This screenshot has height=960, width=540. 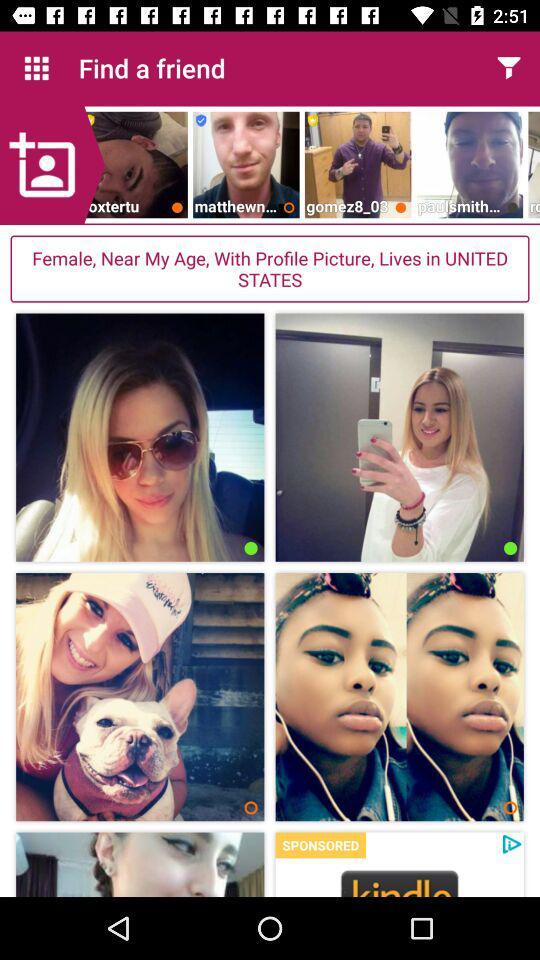 What do you see at coordinates (270, 268) in the screenshot?
I see `the female near my icon` at bounding box center [270, 268].